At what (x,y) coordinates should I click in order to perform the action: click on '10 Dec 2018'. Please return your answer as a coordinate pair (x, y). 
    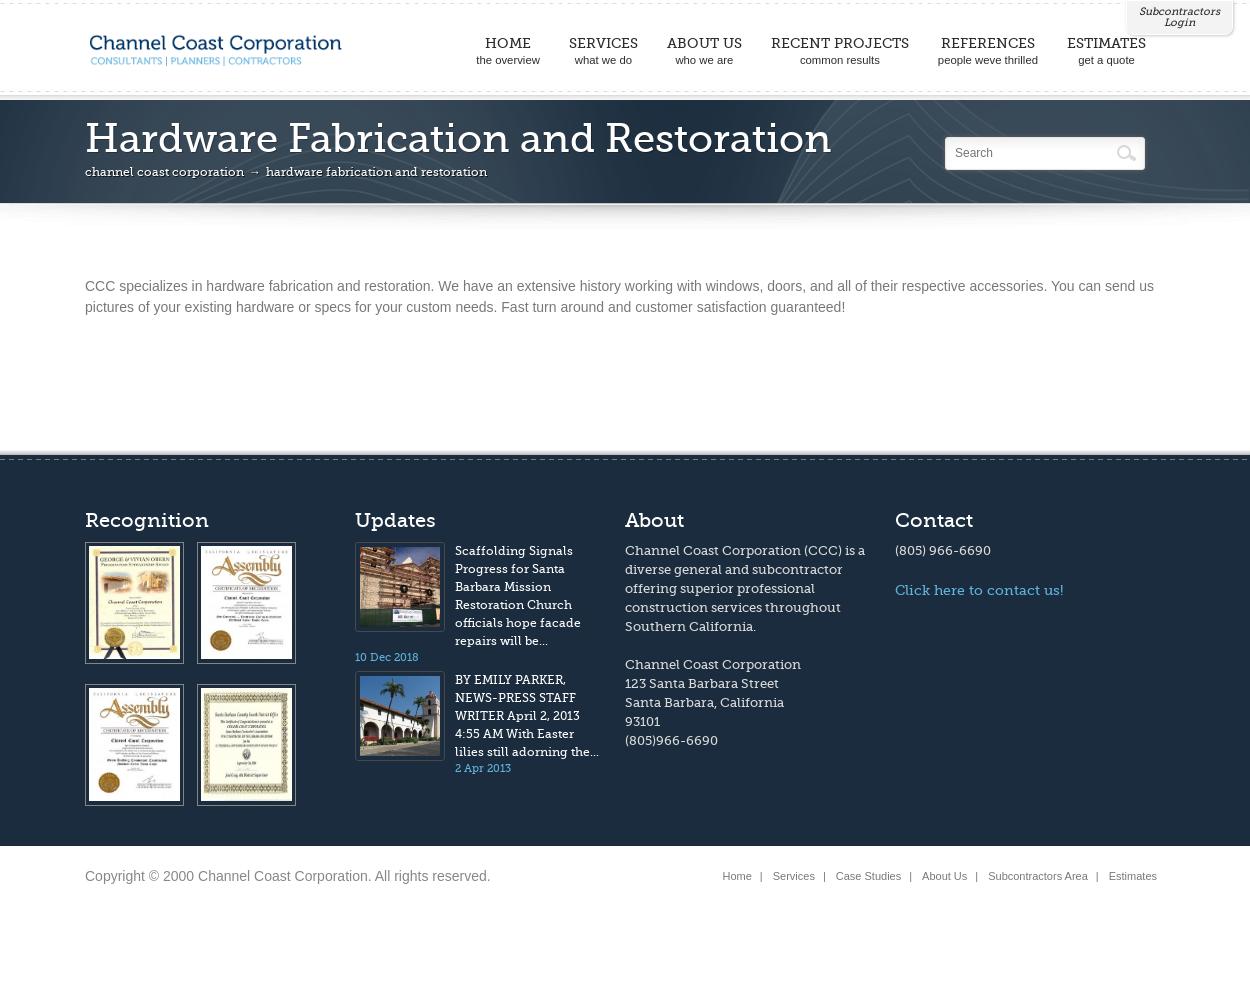
    Looking at the image, I should click on (387, 656).